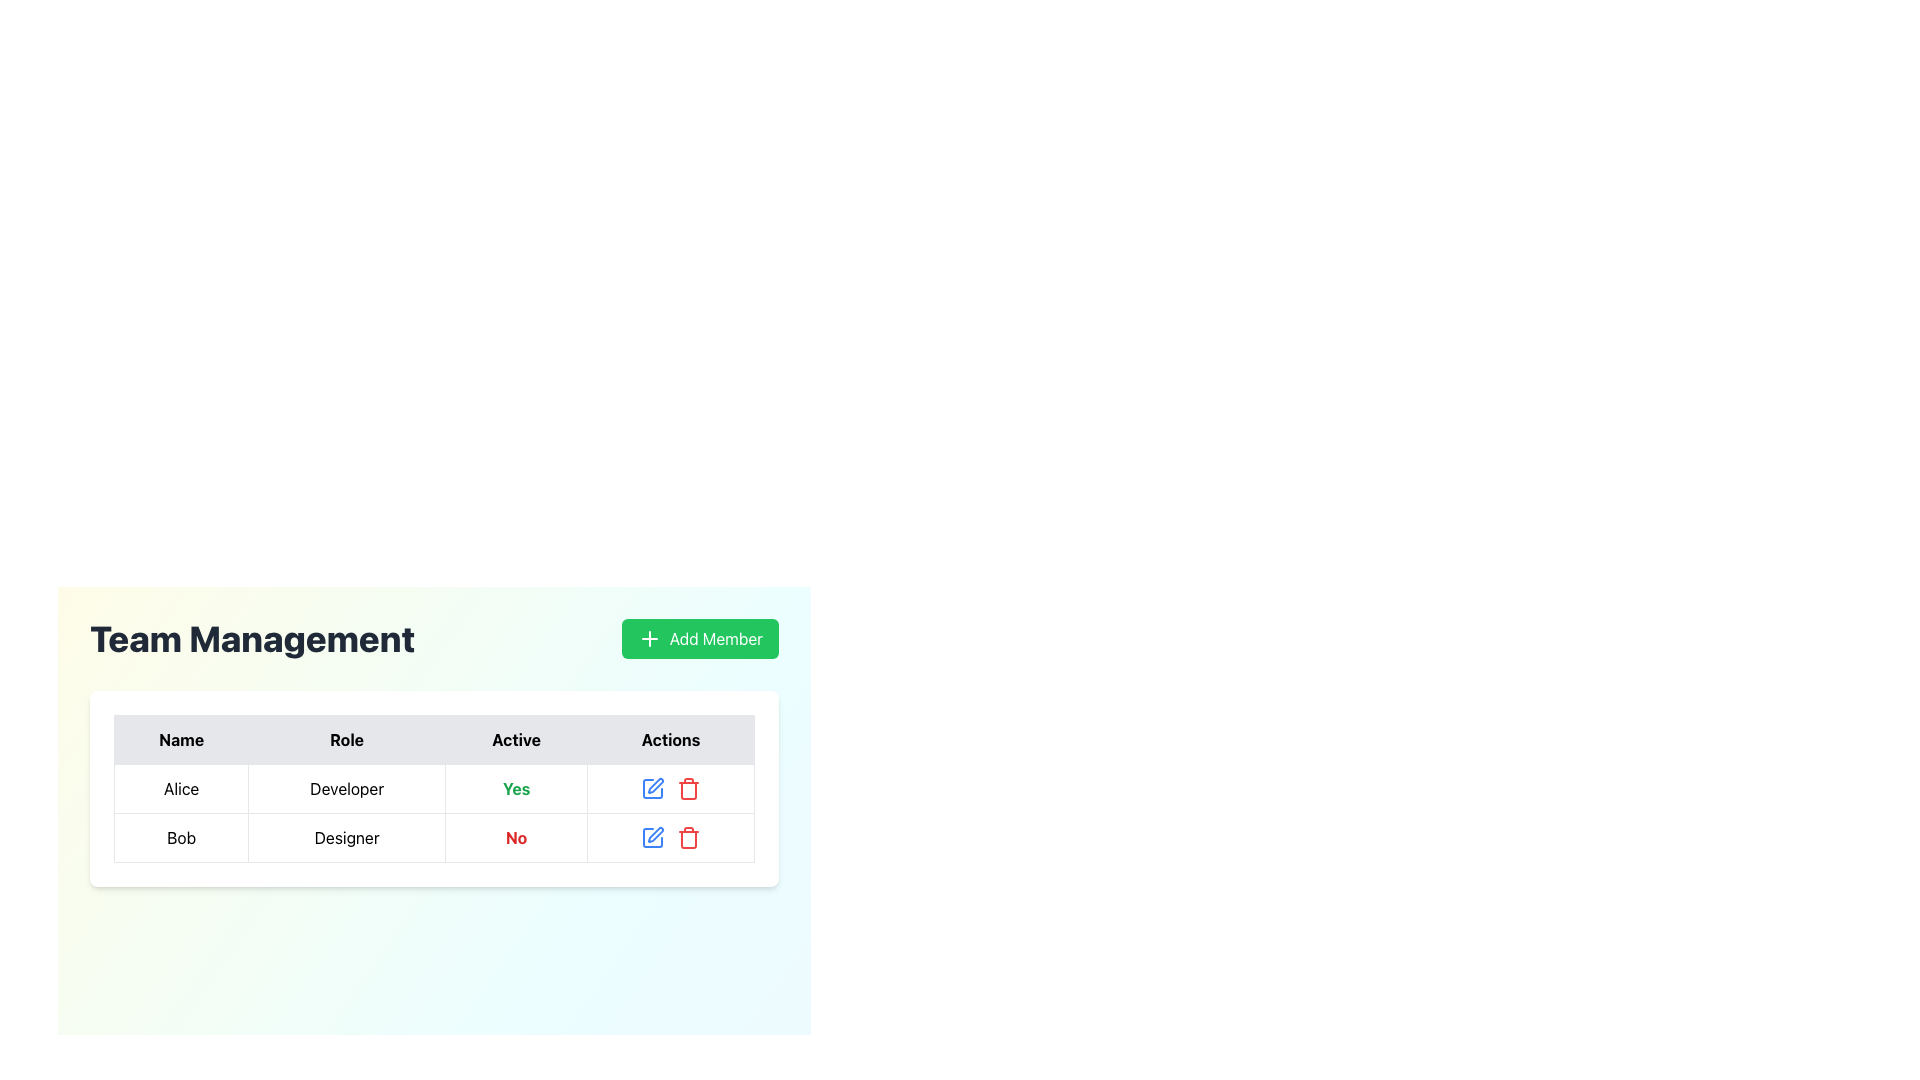  Describe the element at coordinates (181, 740) in the screenshot. I see `the content of the column associated with the 'Name' table header cell, which is the first cell in a four-column table header with a light gray background` at that location.